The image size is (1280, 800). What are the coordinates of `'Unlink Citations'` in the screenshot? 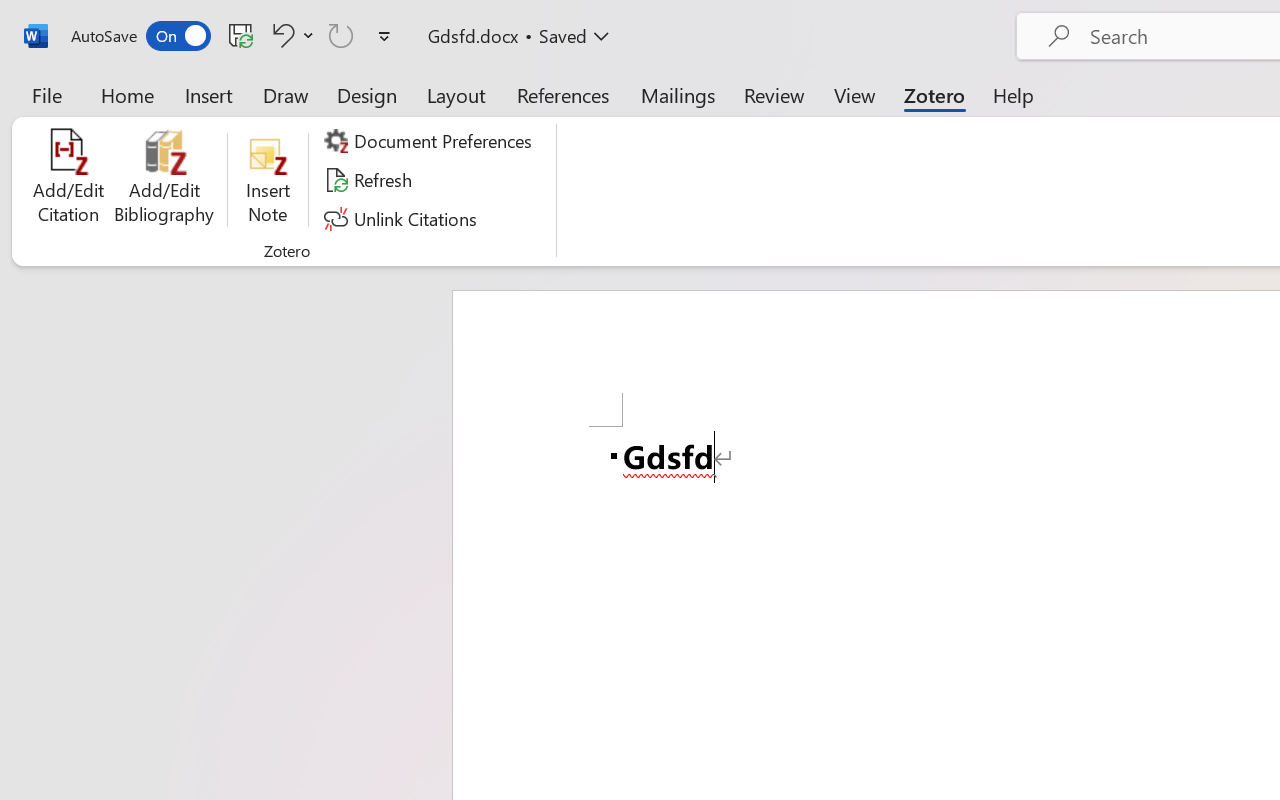 It's located at (402, 218).